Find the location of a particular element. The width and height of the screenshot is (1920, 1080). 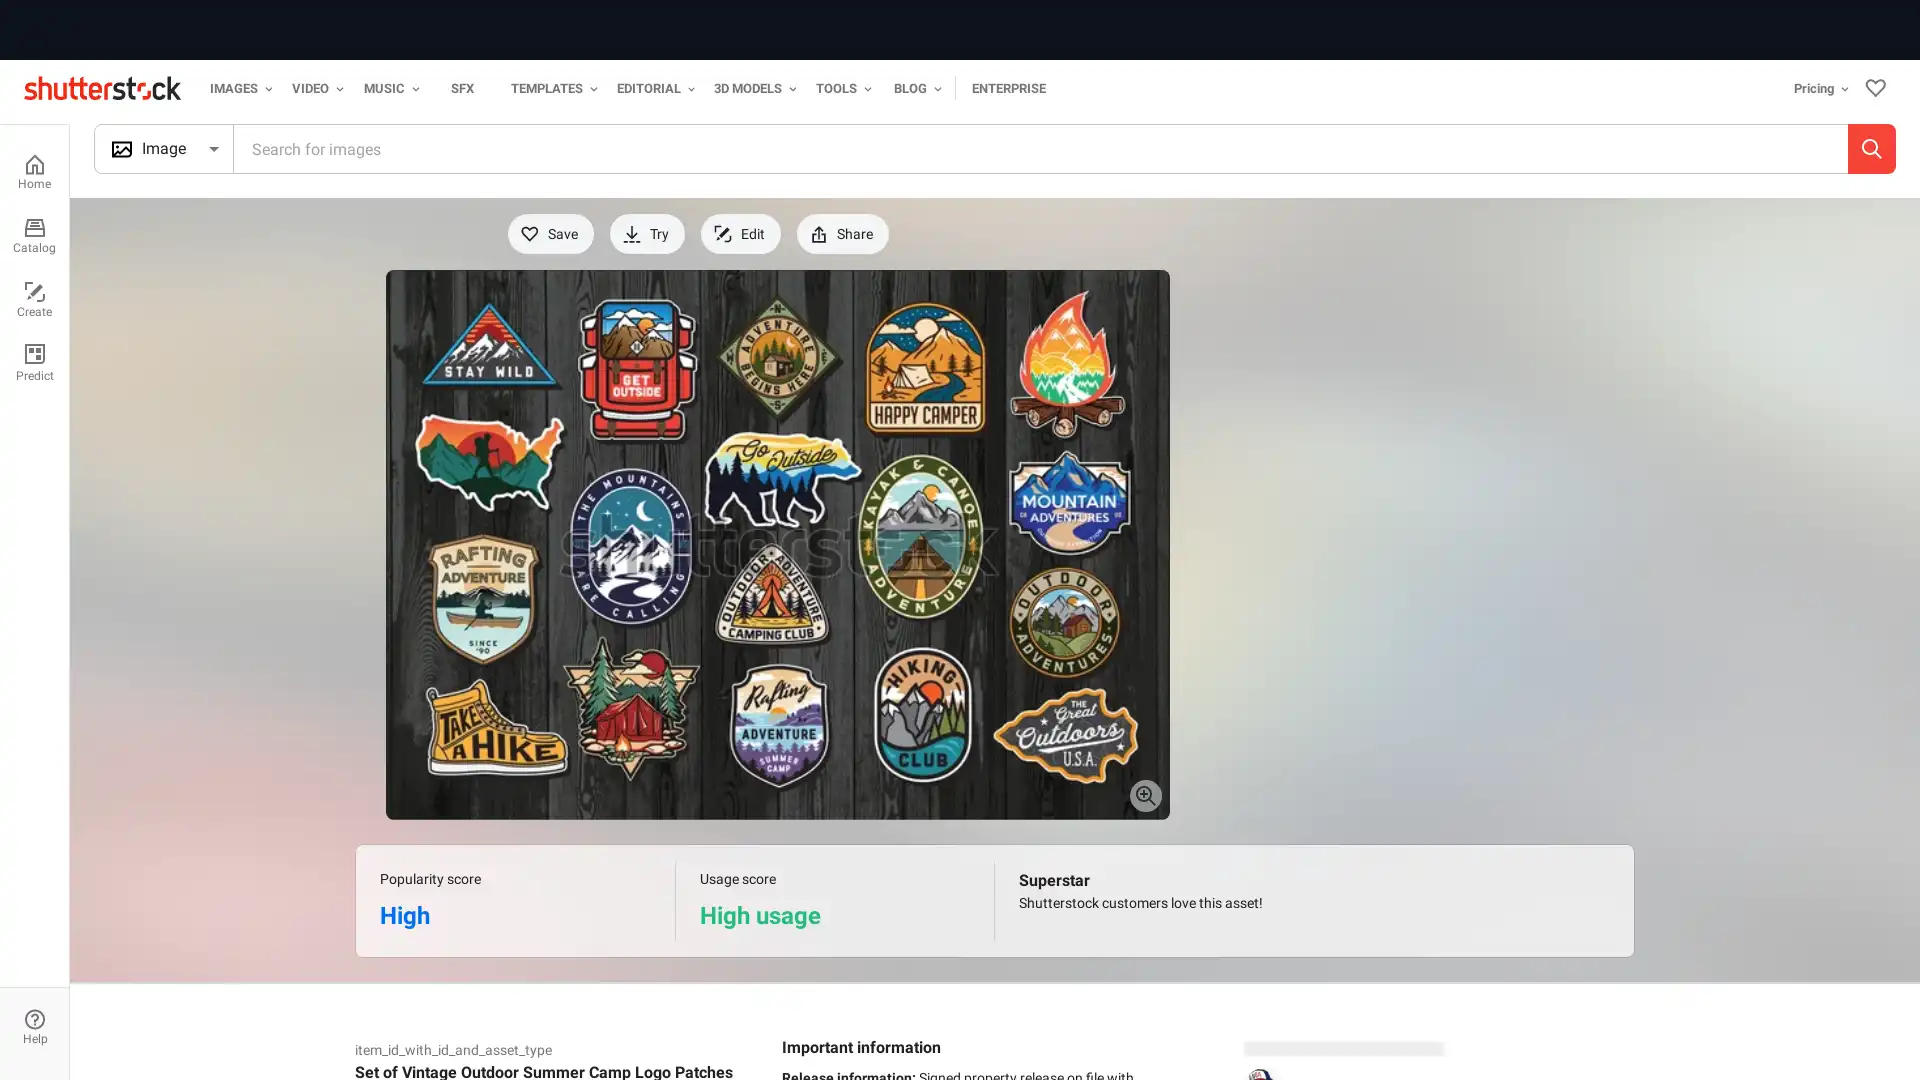

Download for free is located at coordinates (979, 233).